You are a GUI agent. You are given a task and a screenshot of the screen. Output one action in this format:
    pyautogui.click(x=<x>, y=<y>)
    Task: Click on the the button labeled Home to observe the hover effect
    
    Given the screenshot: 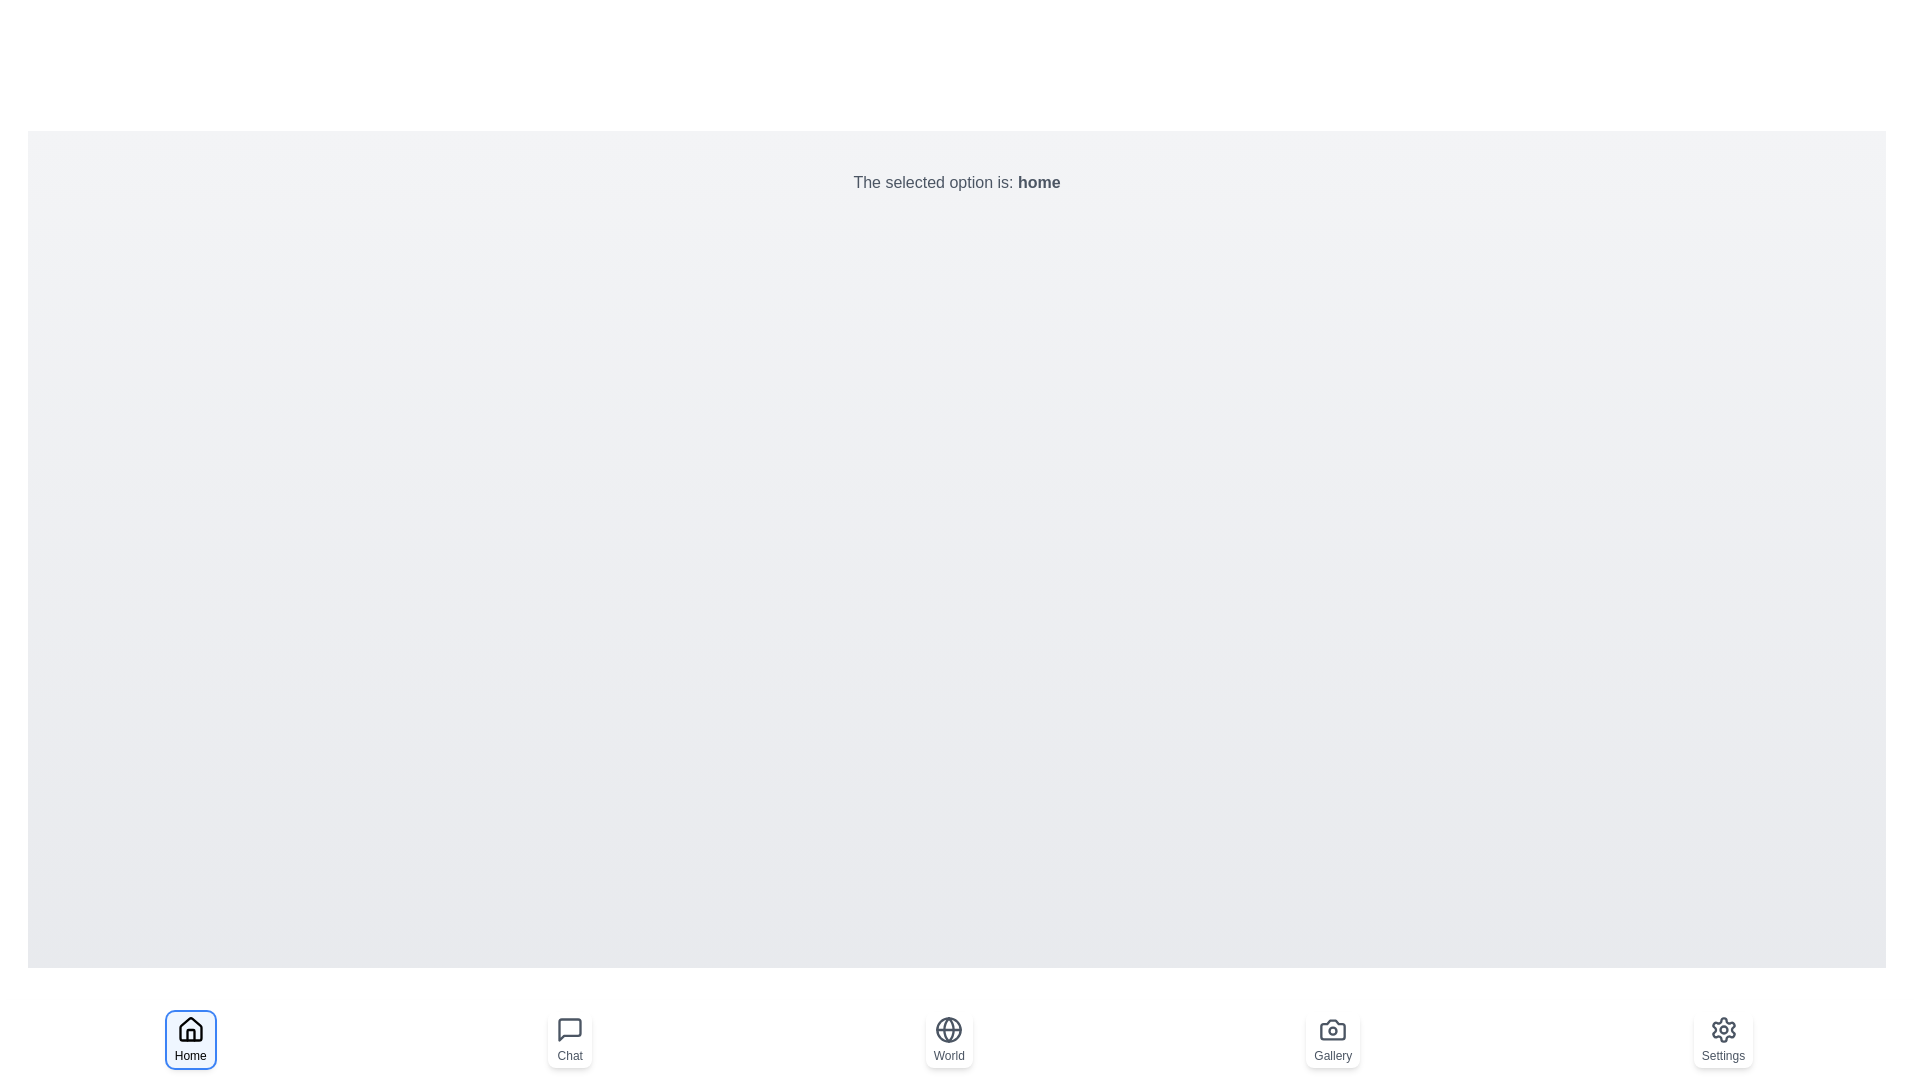 What is the action you would take?
    pyautogui.click(x=190, y=1039)
    